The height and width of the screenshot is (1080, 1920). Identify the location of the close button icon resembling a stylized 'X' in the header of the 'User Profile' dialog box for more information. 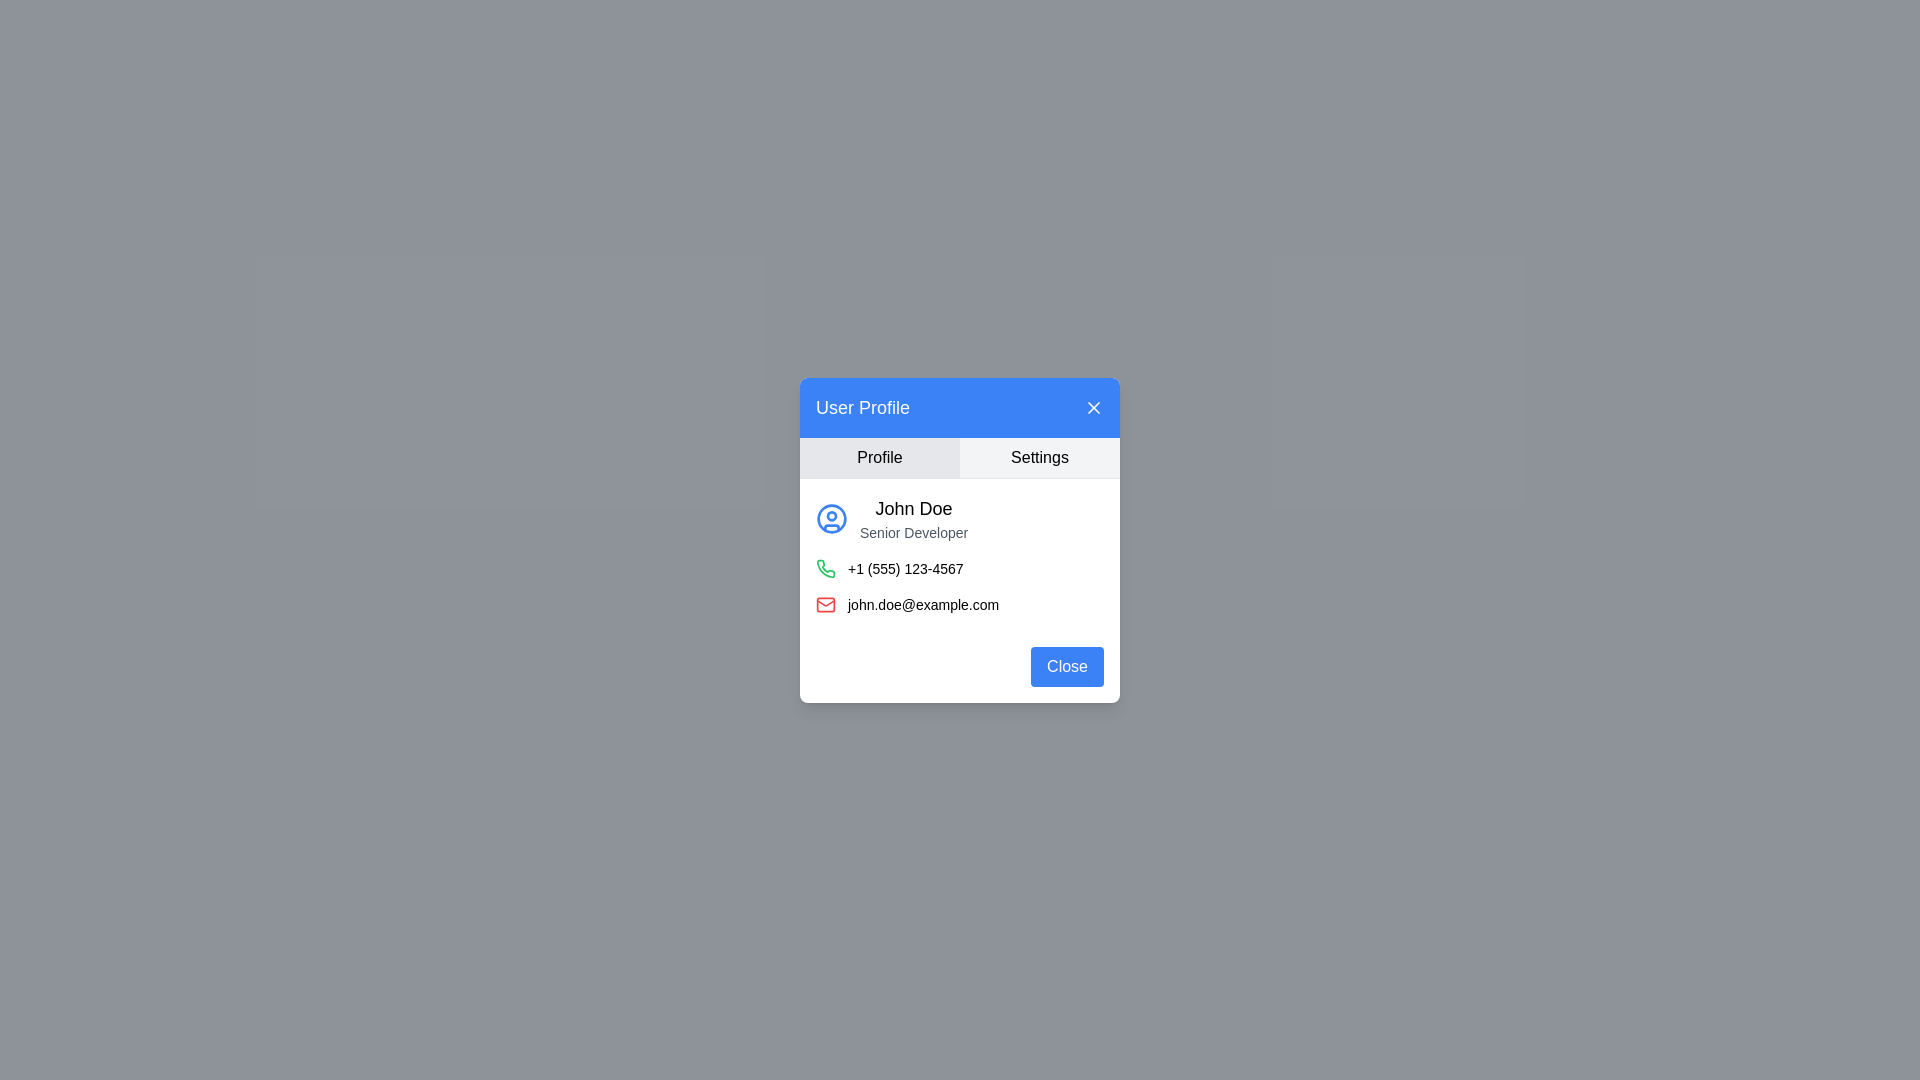
(1093, 406).